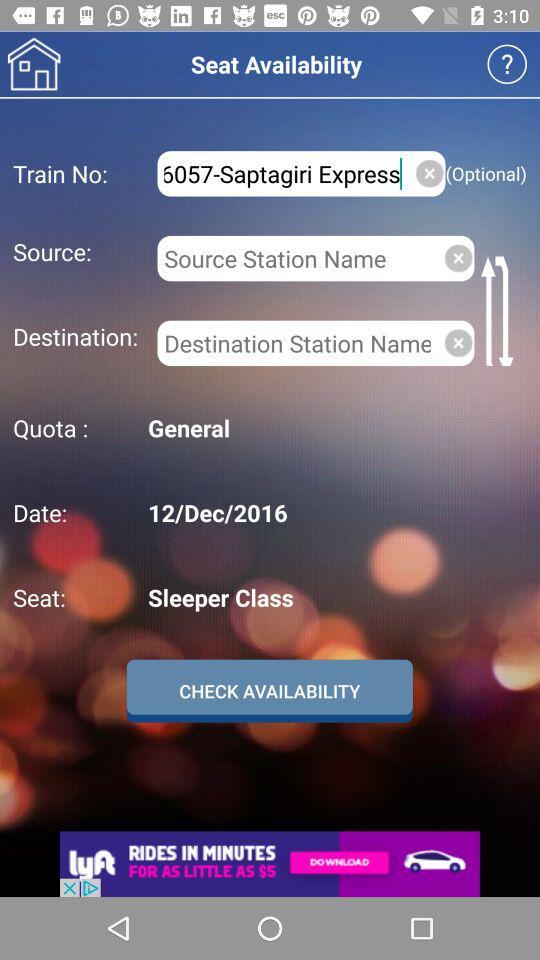 Image resolution: width=540 pixels, height=960 pixels. I want to click on destination station, so click(295, 343).